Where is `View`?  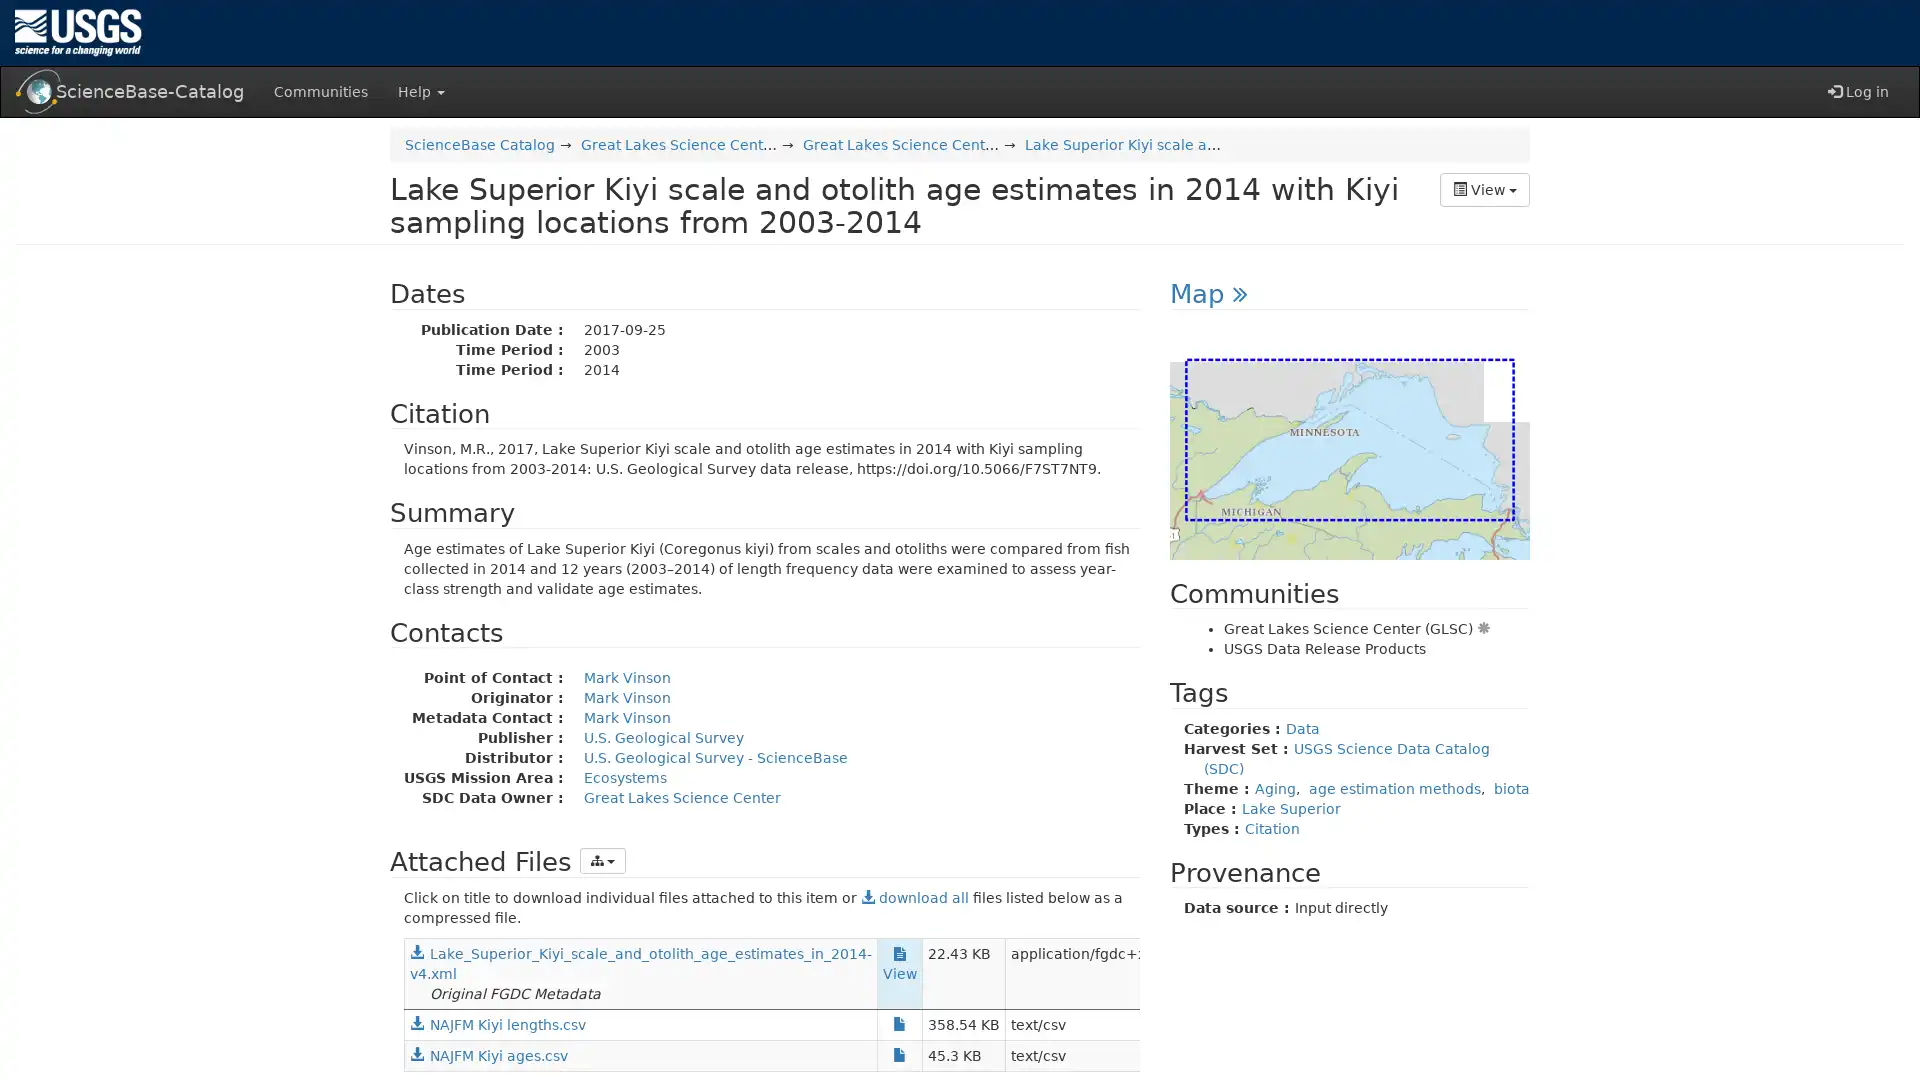 View is located at coordinates (1484, 189).